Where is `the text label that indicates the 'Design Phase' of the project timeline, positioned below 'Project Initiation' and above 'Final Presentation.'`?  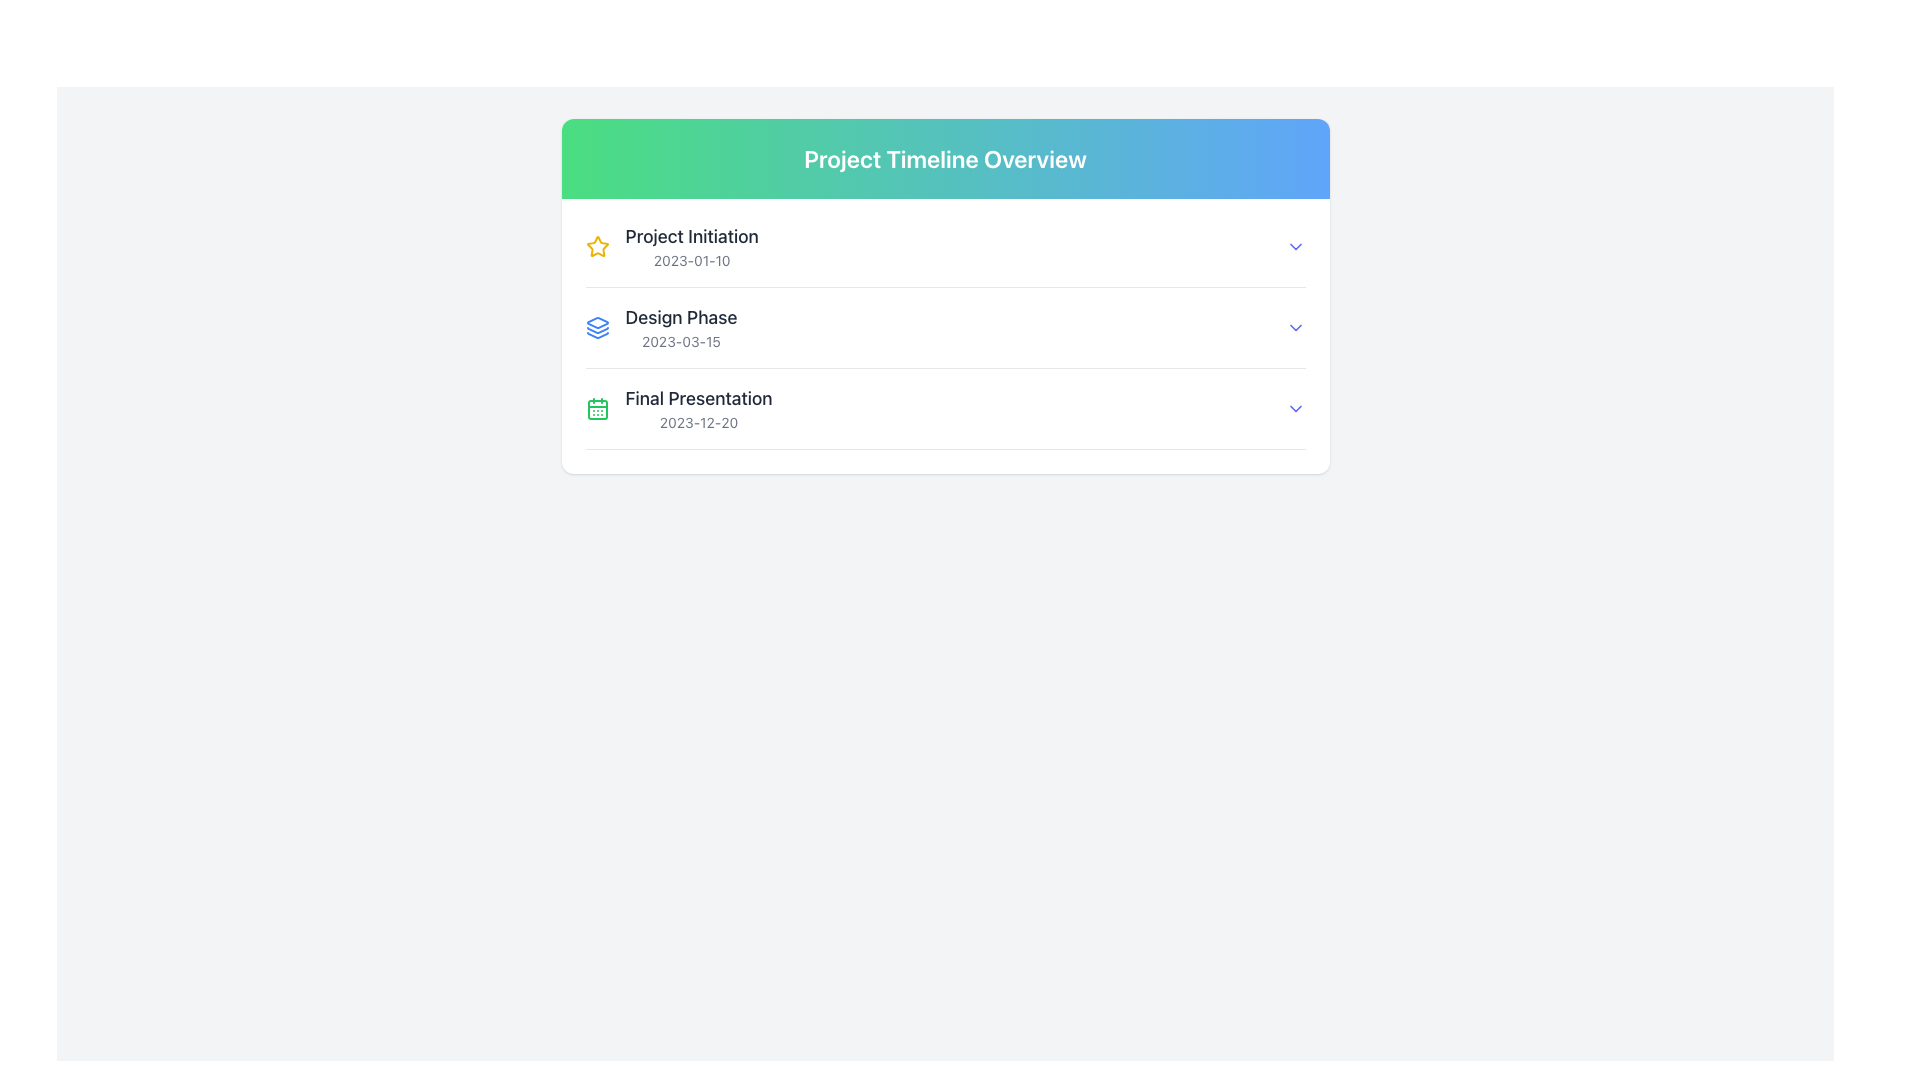 the text label that indicates the 'Design Phase' of the project timeline, positioned below 'Project Initiation' and above 'Final Presentation.' is located at coordinates (681, 316).